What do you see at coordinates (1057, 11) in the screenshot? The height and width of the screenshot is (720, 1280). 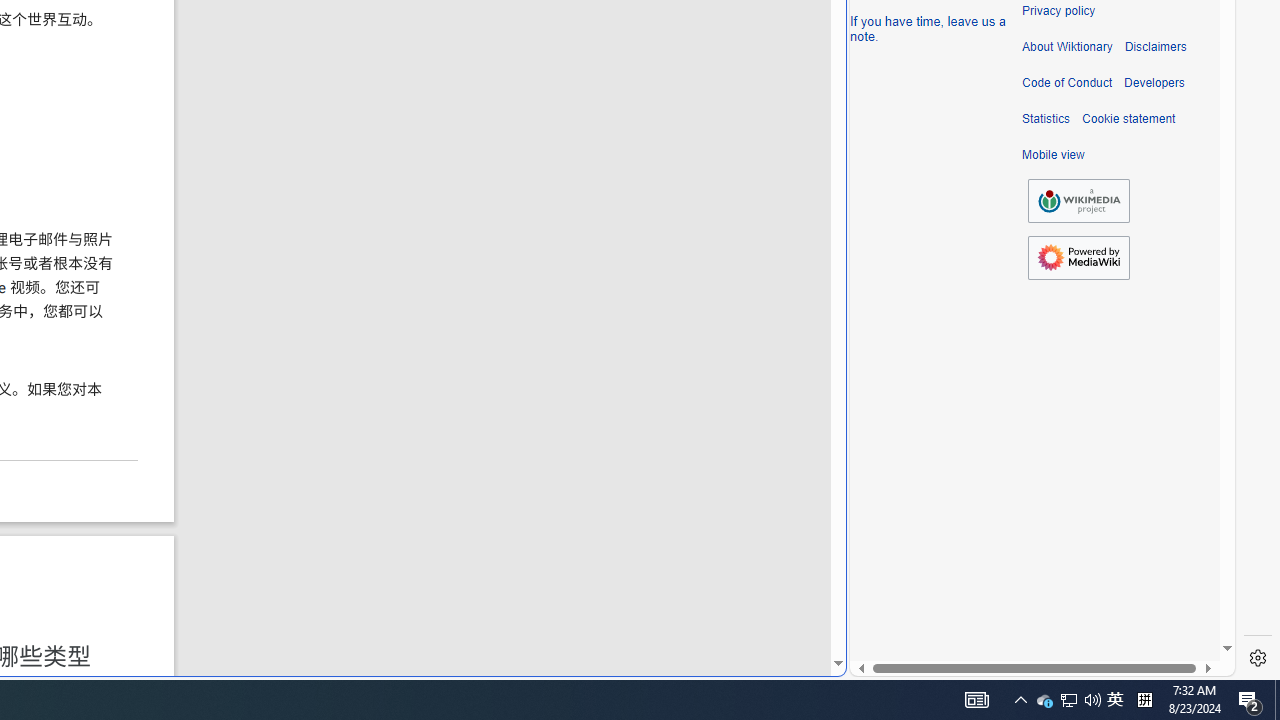 I see `'Privacy policy'` at bounding box center [1057, 11].